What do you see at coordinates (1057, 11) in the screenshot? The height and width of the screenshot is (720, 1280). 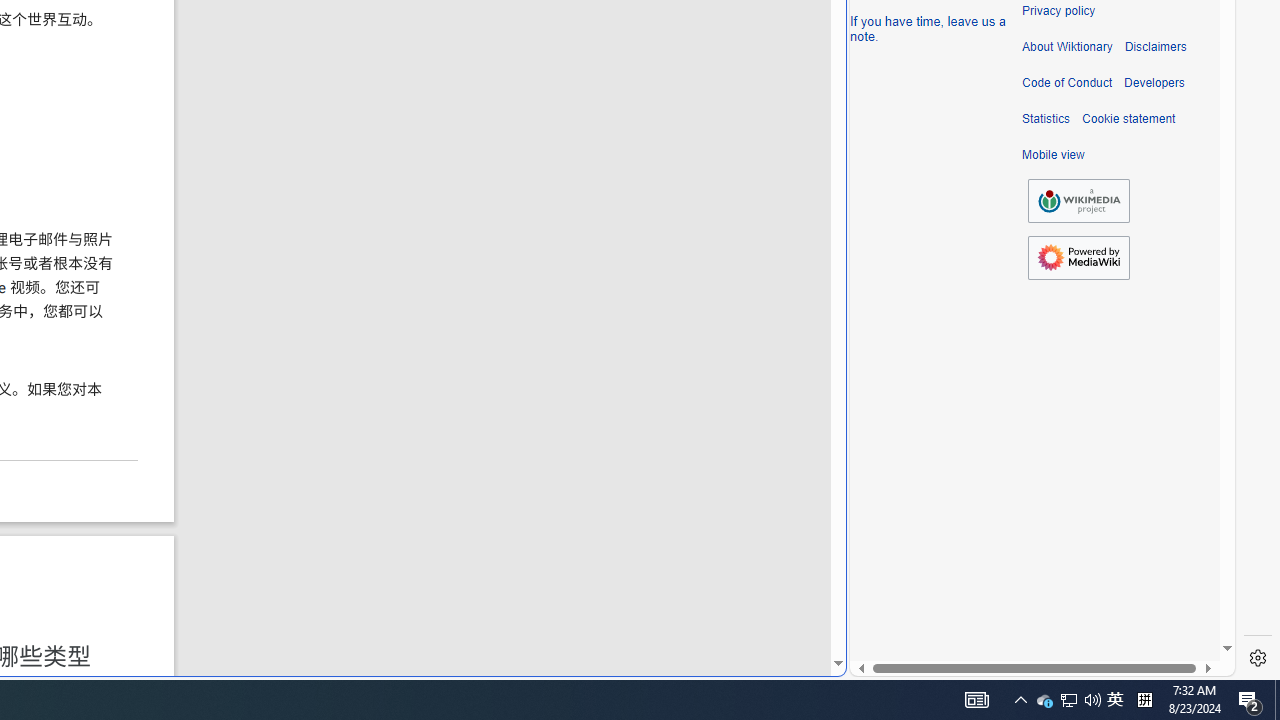 I see `'Privacy policy'` at bounding box center [1057, 11].